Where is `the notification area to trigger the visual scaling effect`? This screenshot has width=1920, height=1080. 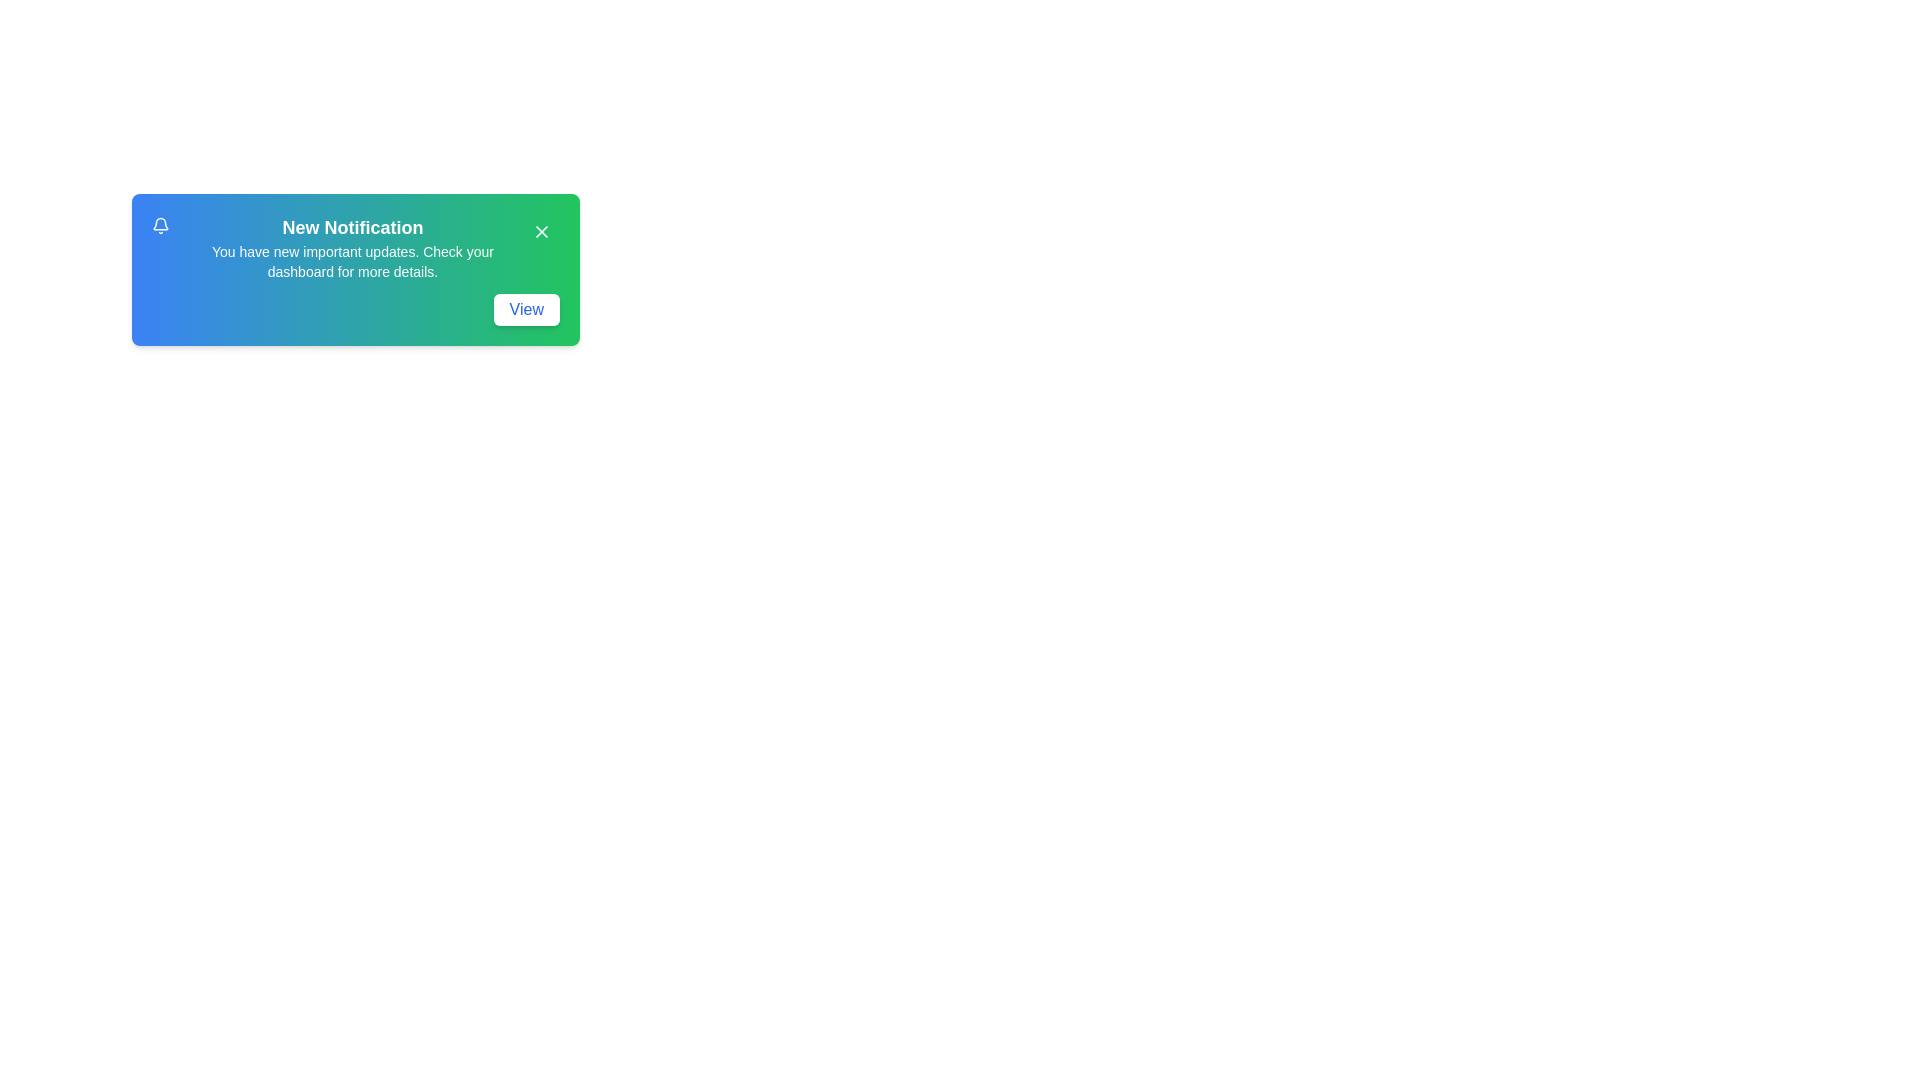
the notification area to trigger the visual scaling effect is located at coordinates (355, 270).